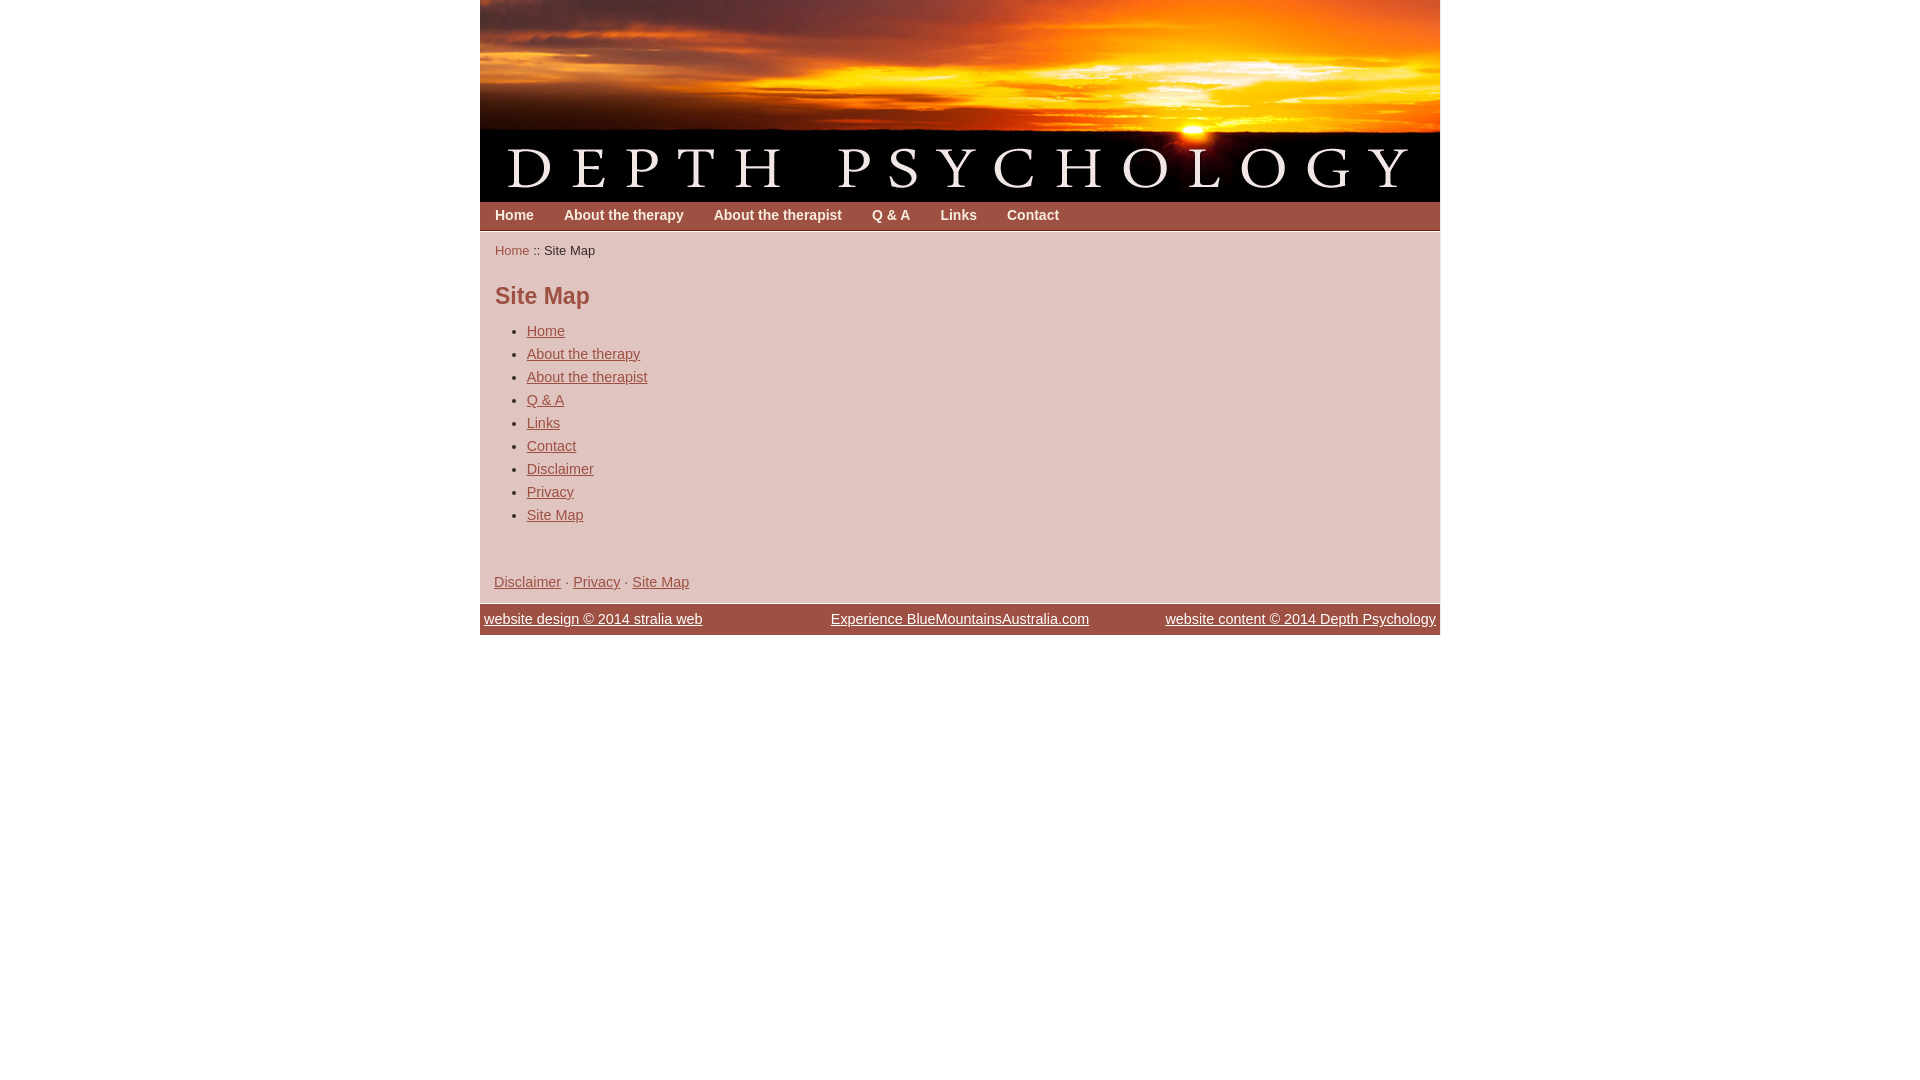  Describe the element at coordinates (595, 582) in the screenshot. I see `'Privacy'` at that location.